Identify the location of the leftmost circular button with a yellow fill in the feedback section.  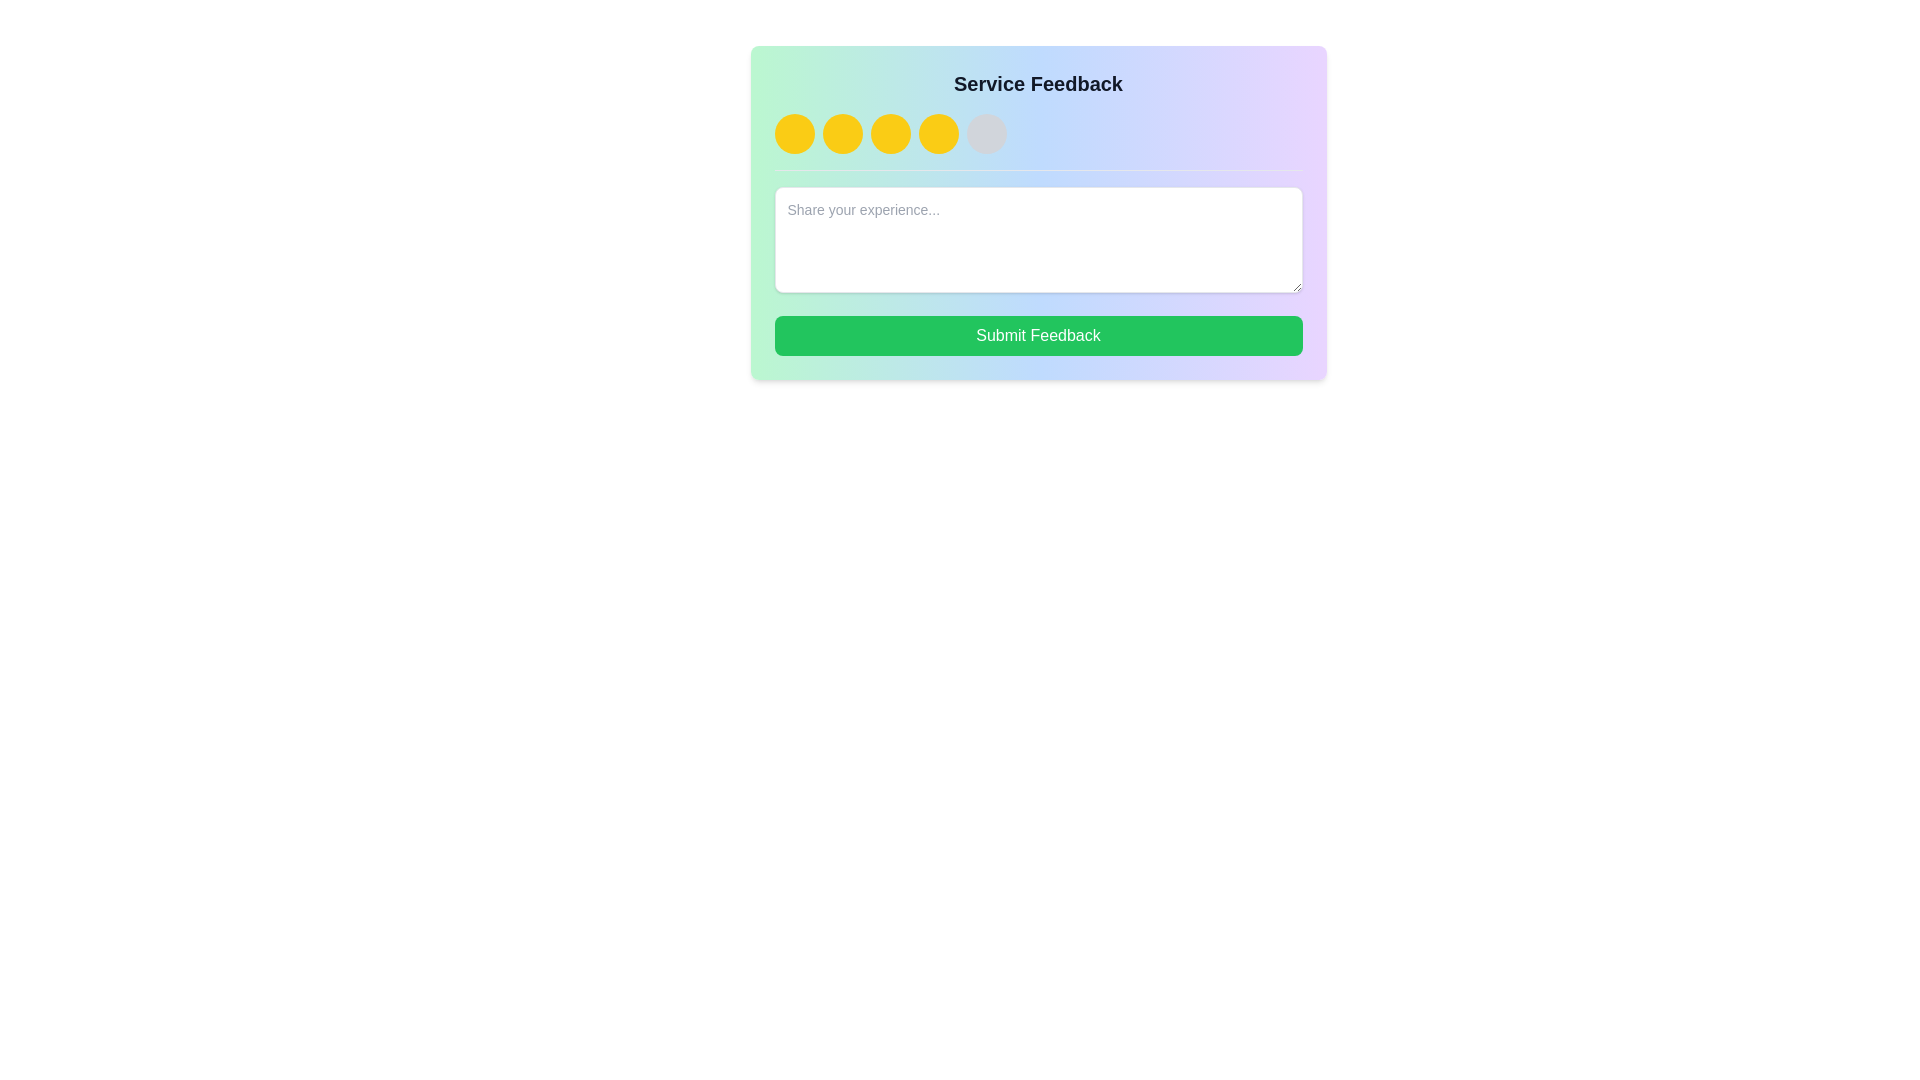
(793, 134).